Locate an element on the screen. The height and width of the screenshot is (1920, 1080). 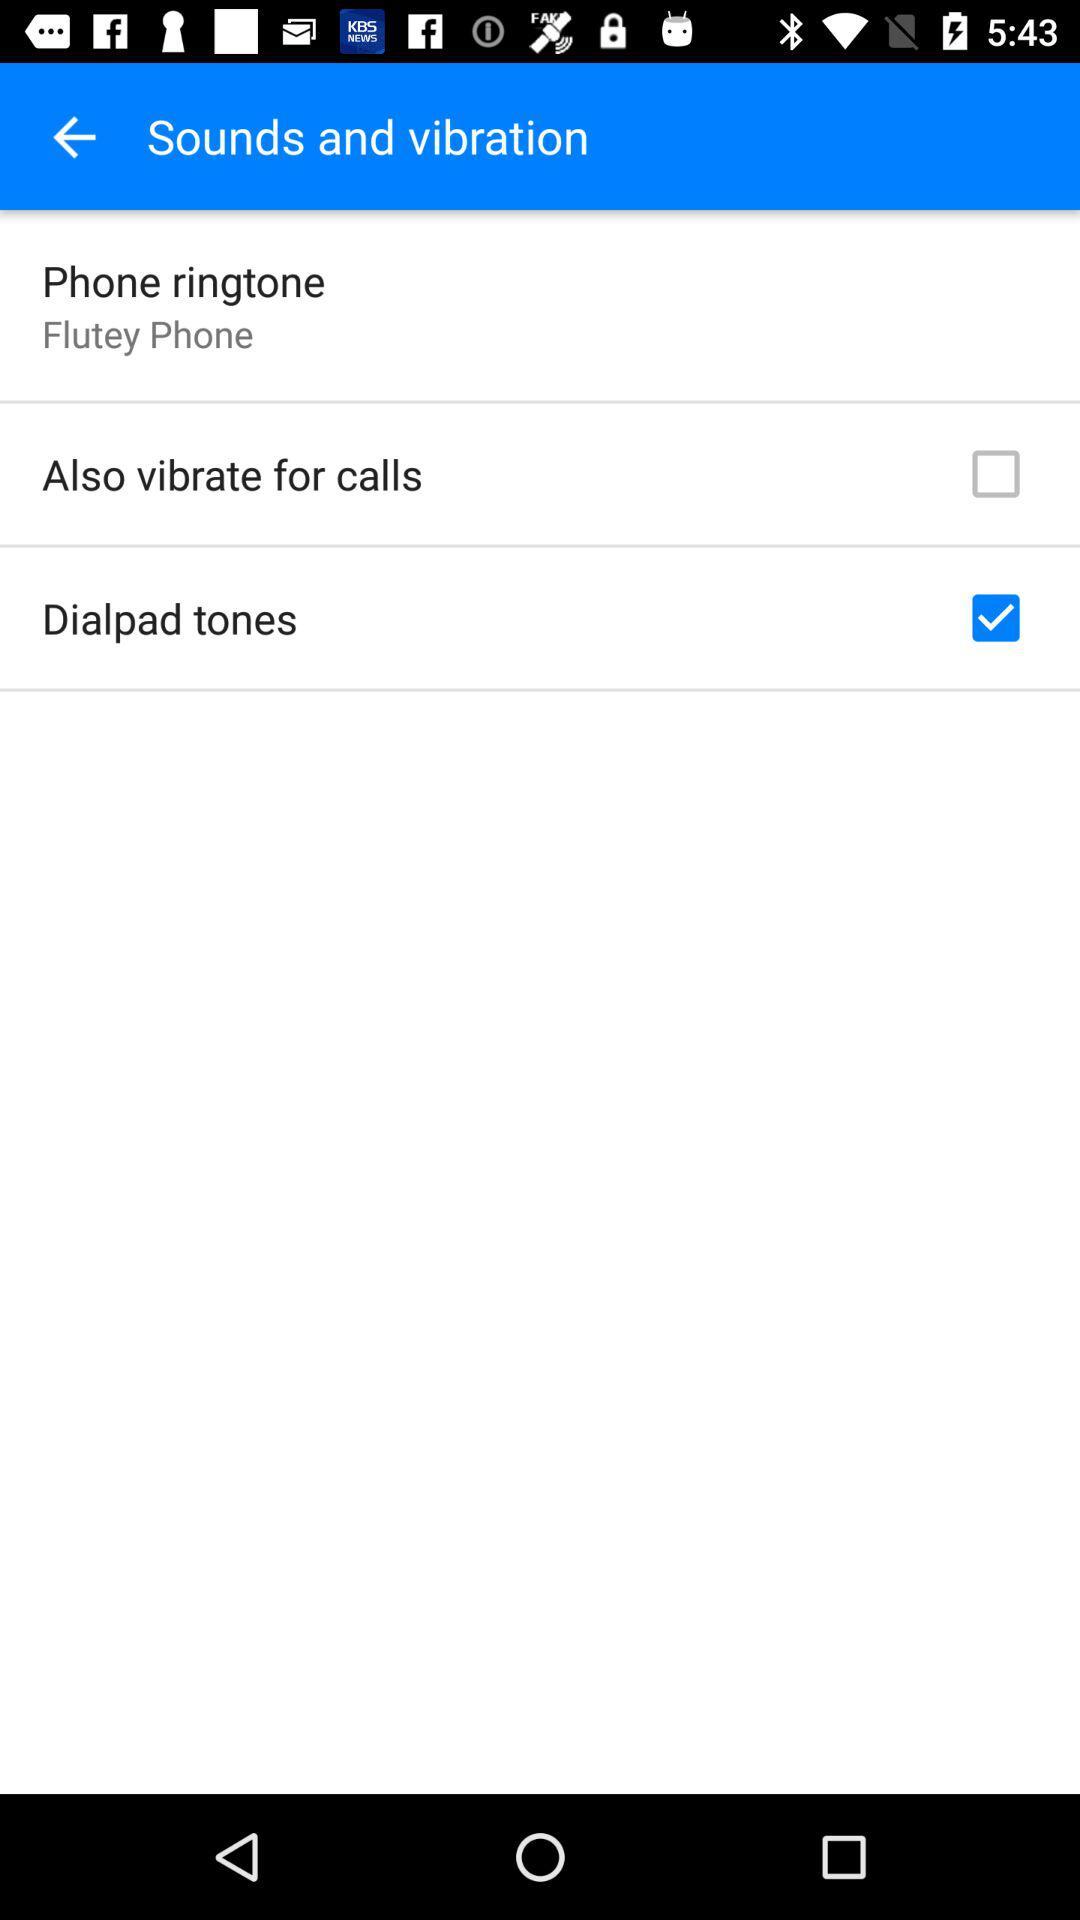
the item above also vibrate for item is located at coordinates (146, 333).